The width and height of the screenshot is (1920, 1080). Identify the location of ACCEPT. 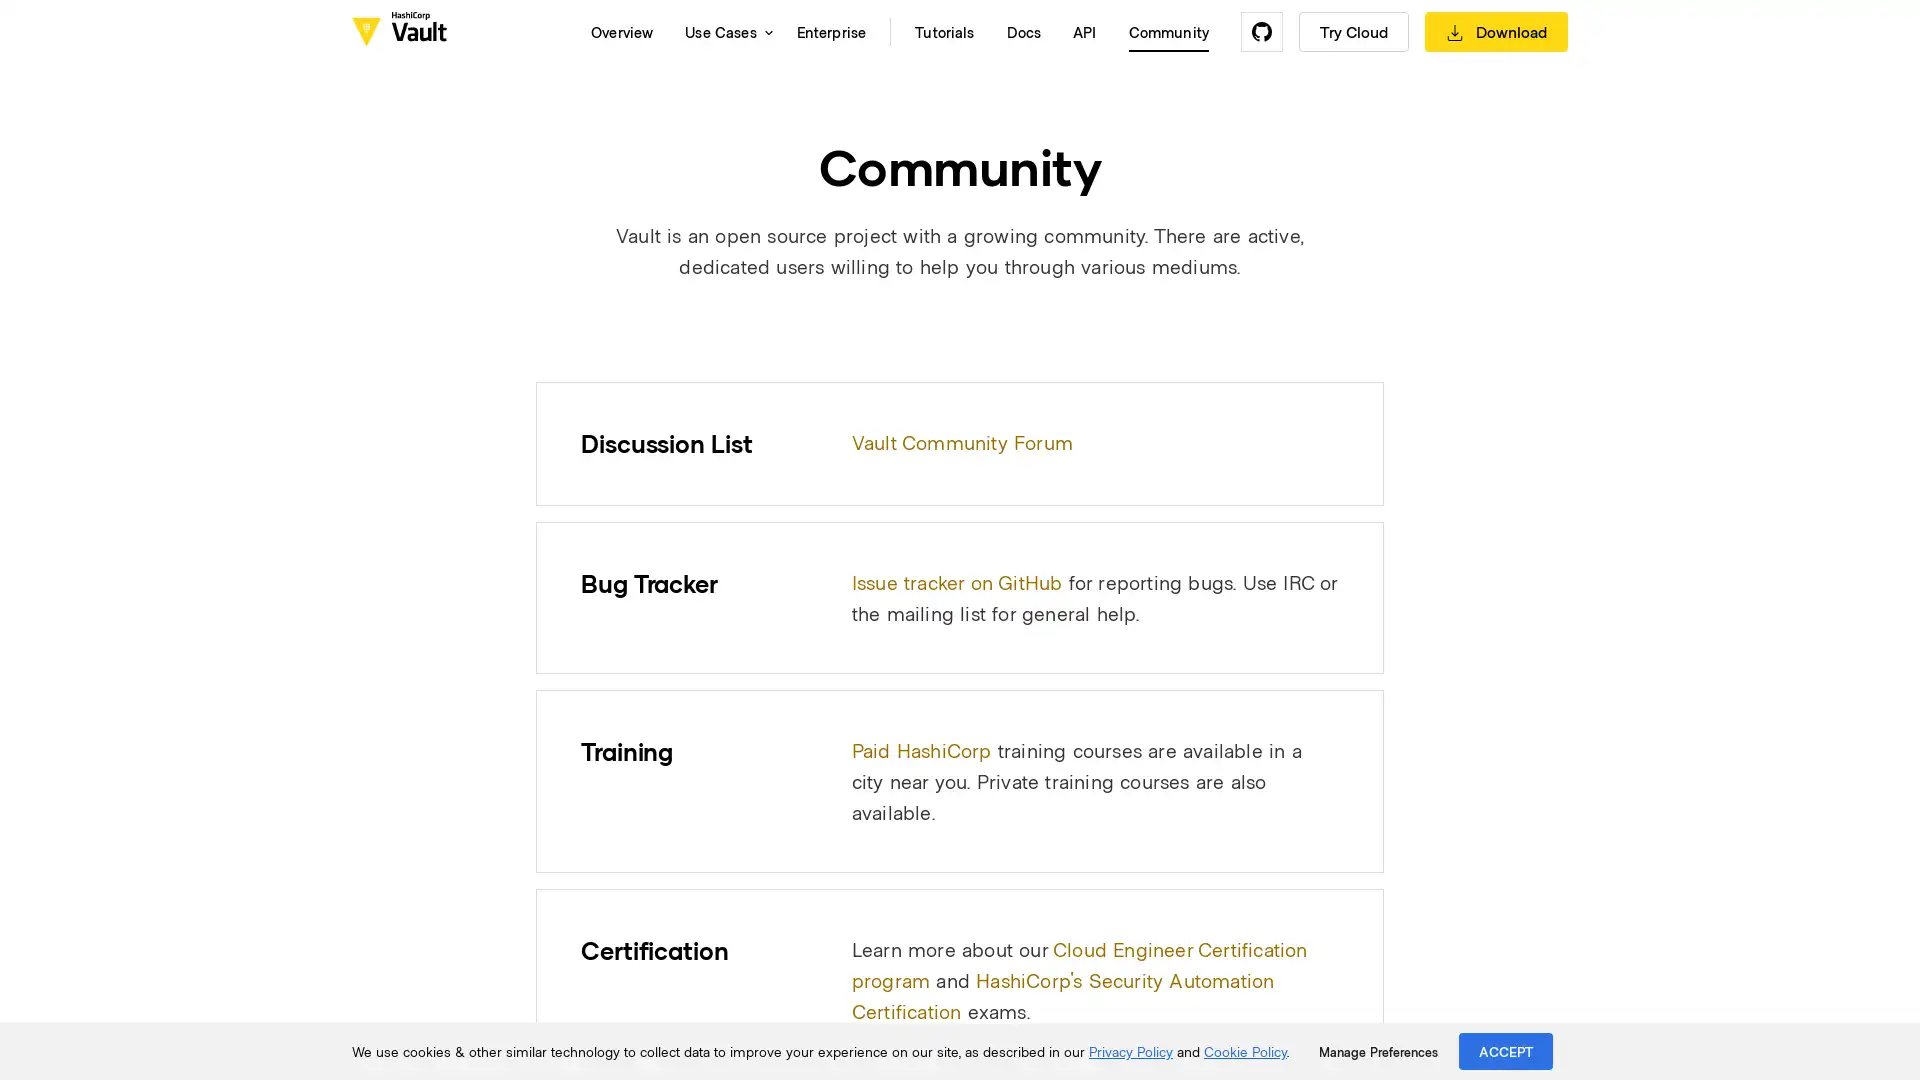
(1506, 1050).